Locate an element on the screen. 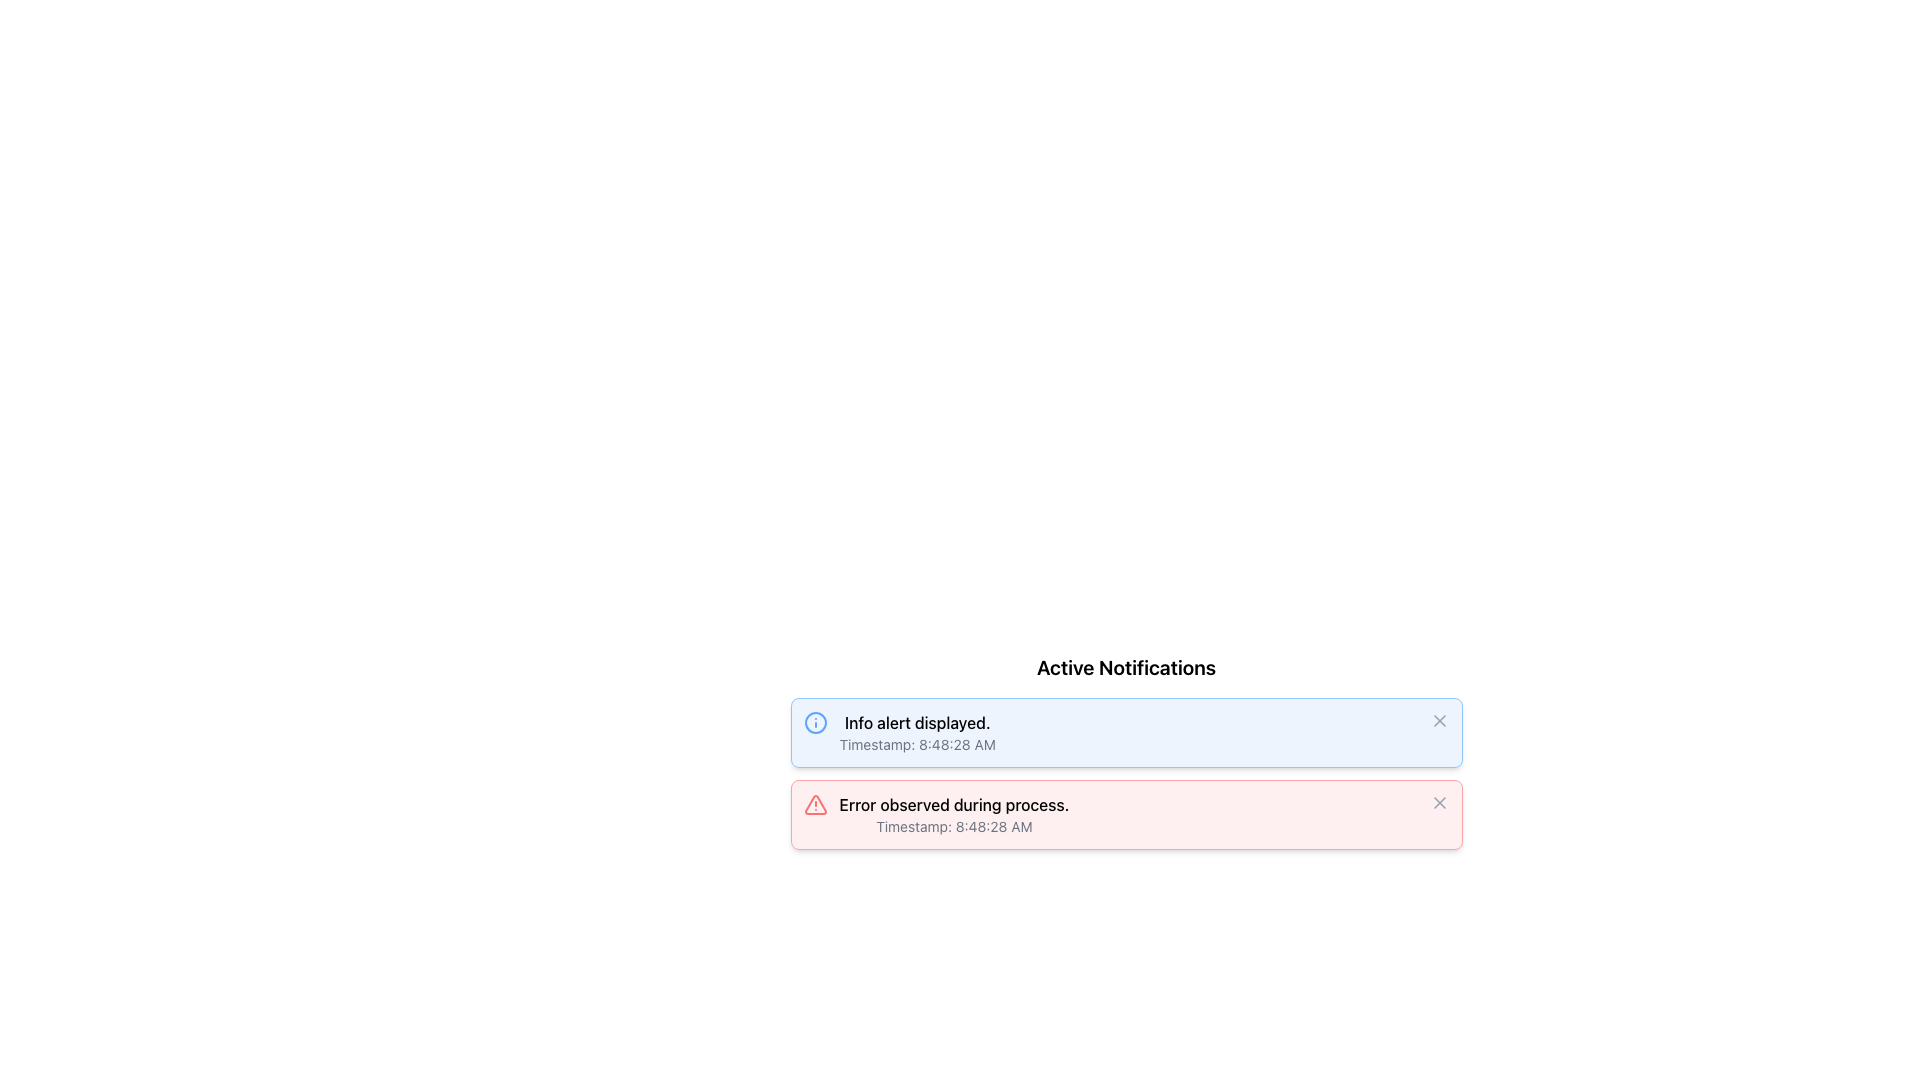 The width and height of the screenshot is (1920, 1080). the text within the second notification card that describes the error event, specifically the message 'Error observed during process' and its timestamp '8:48:28 AM' is located at coordinates (953, 814).